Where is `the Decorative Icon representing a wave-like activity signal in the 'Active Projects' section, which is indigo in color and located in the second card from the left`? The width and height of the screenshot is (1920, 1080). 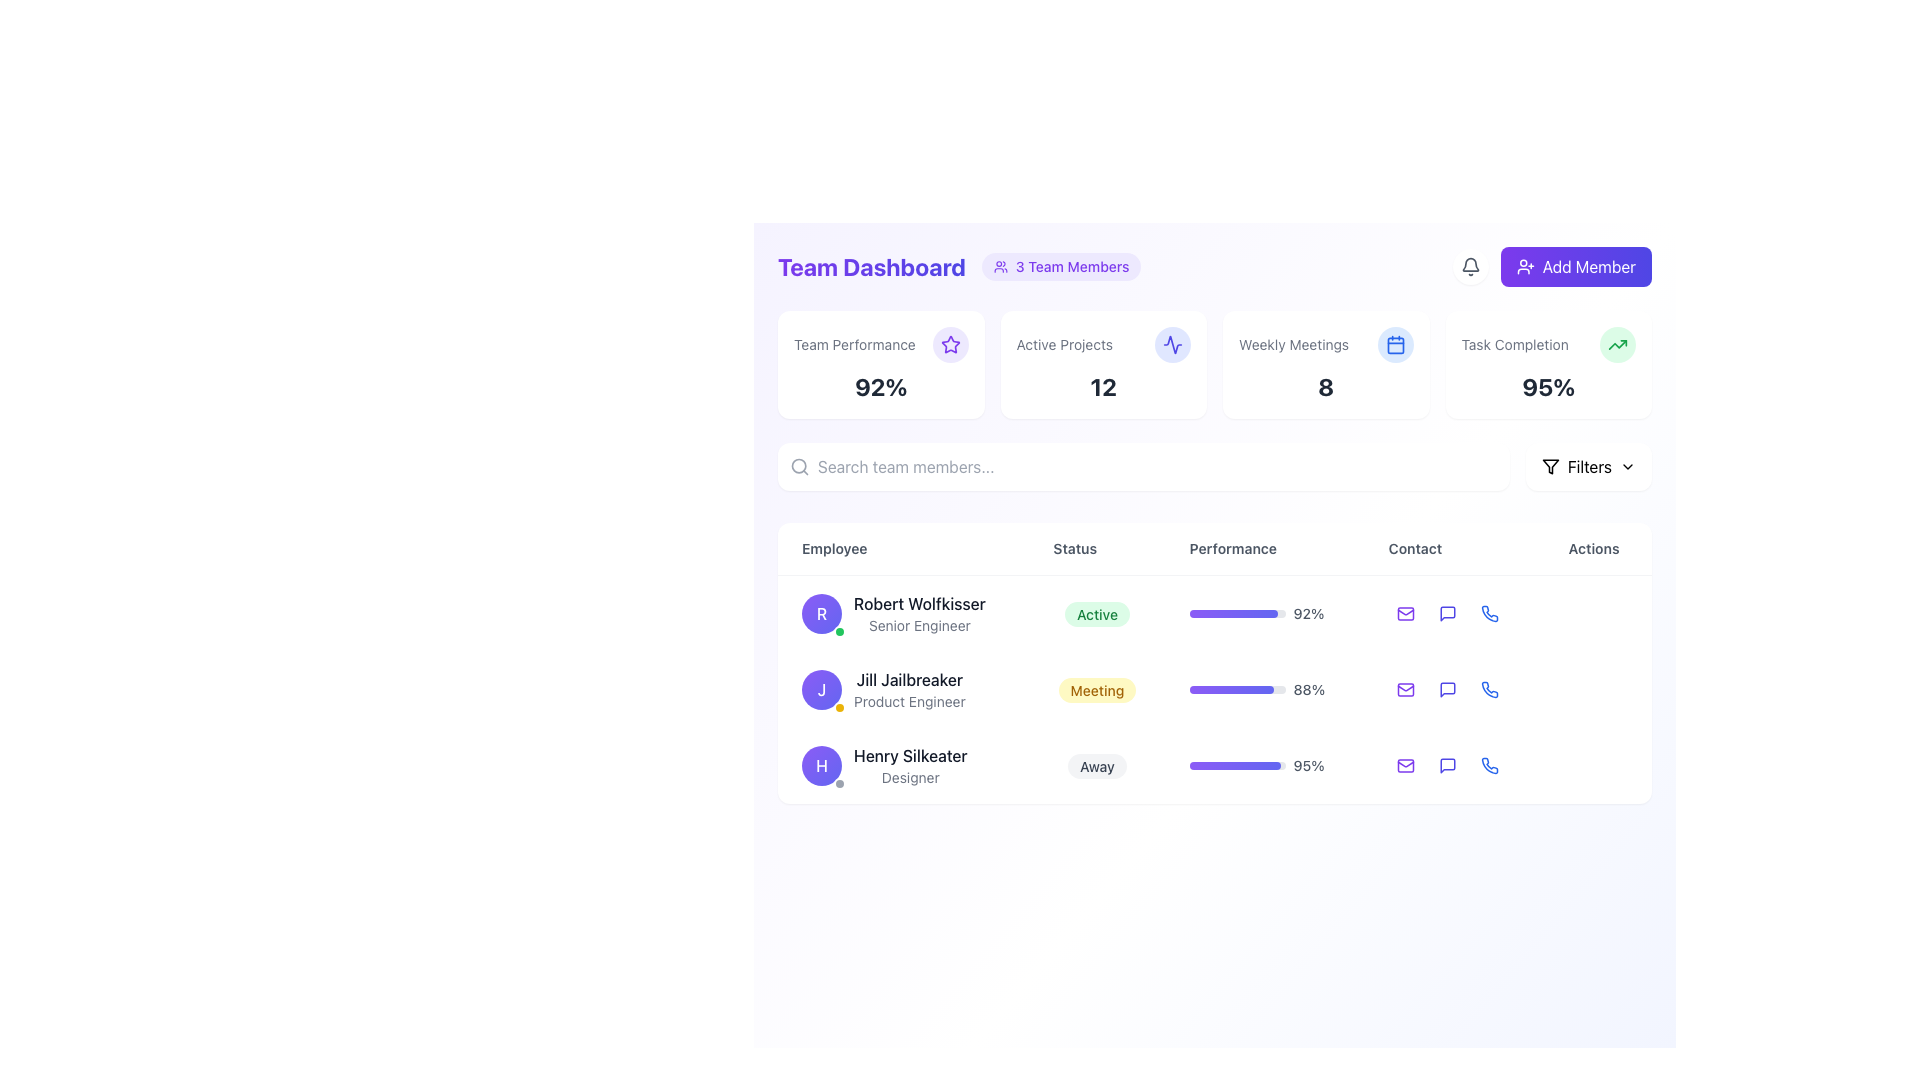
the Decorative Icon representing a wave-like activity signal in the 'Active Projects' section, which is indigo in color and located in the second card from the left is located at coordinates (1172, 343).